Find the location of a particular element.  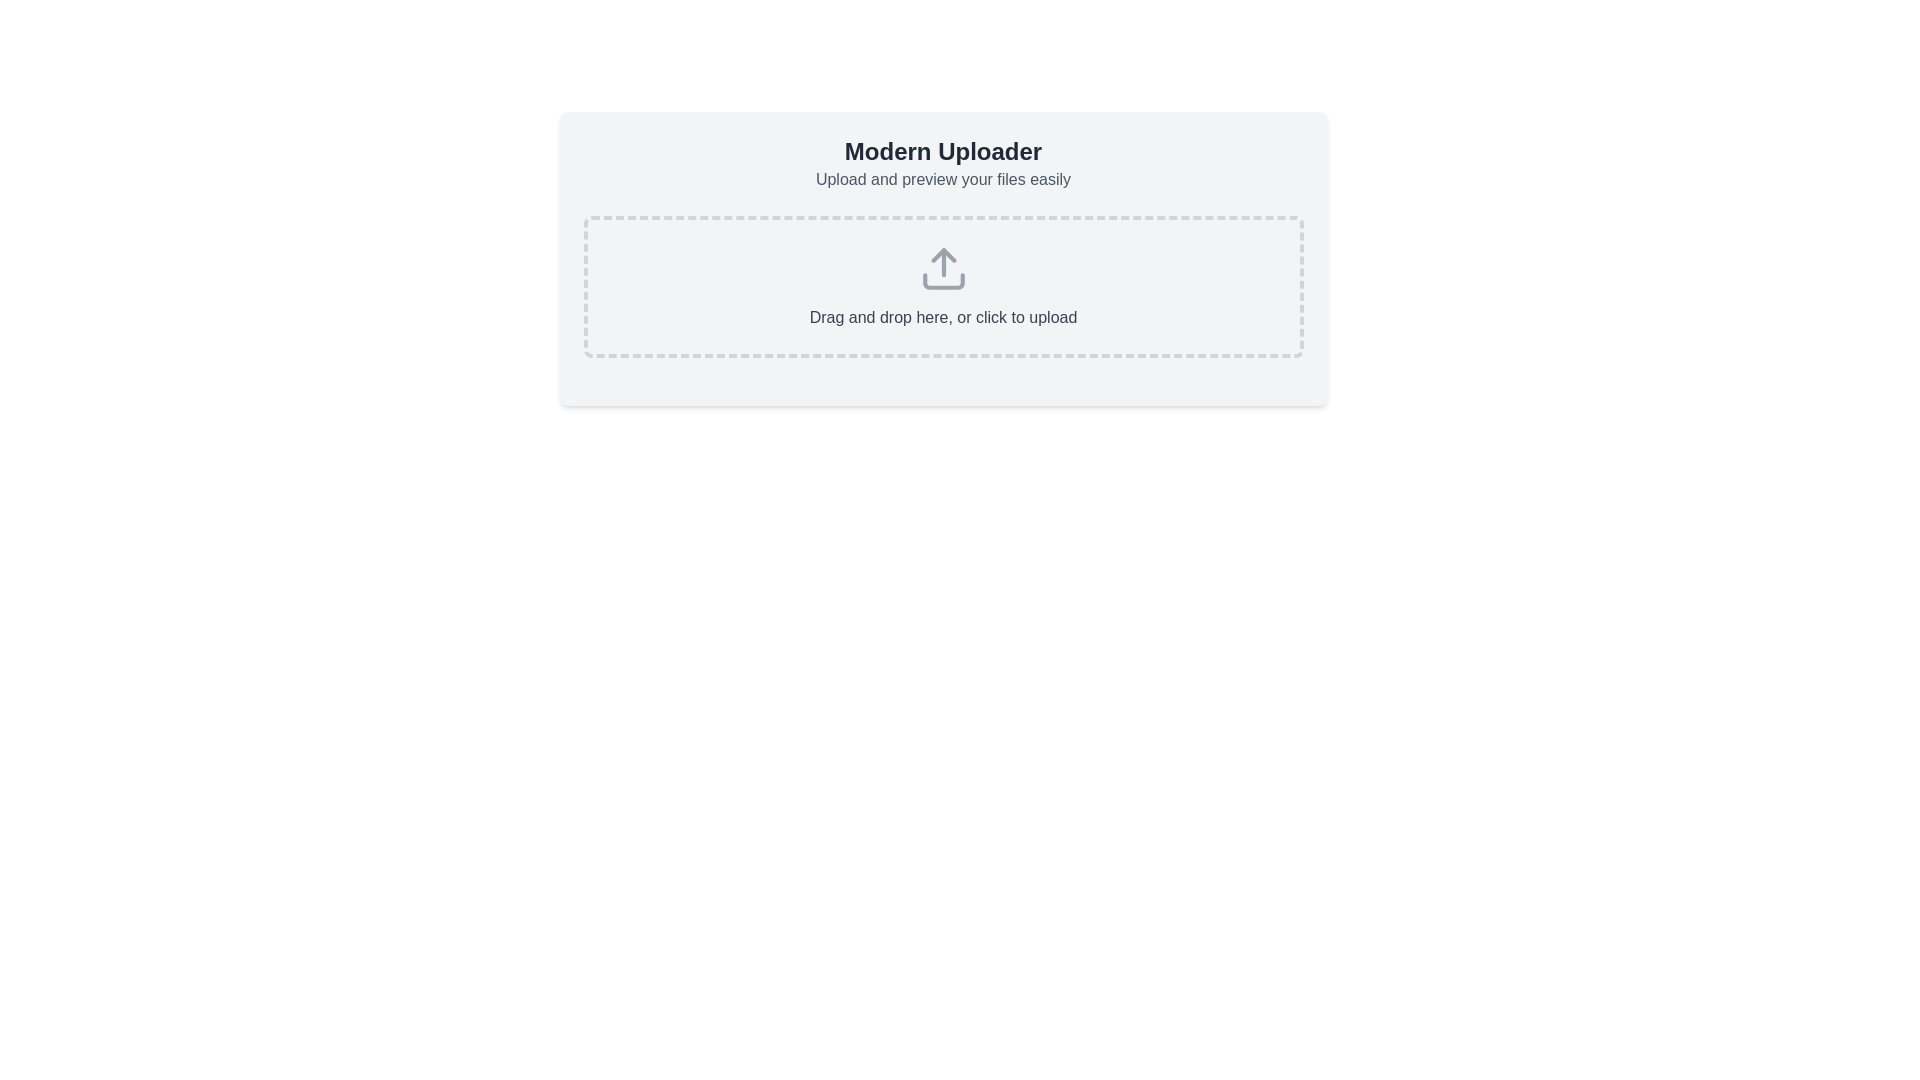

the static text label displaying 'Upload and preview your files easily', which is positioned below the title 'Modern Uploader' is located at coordinates (942, 180).